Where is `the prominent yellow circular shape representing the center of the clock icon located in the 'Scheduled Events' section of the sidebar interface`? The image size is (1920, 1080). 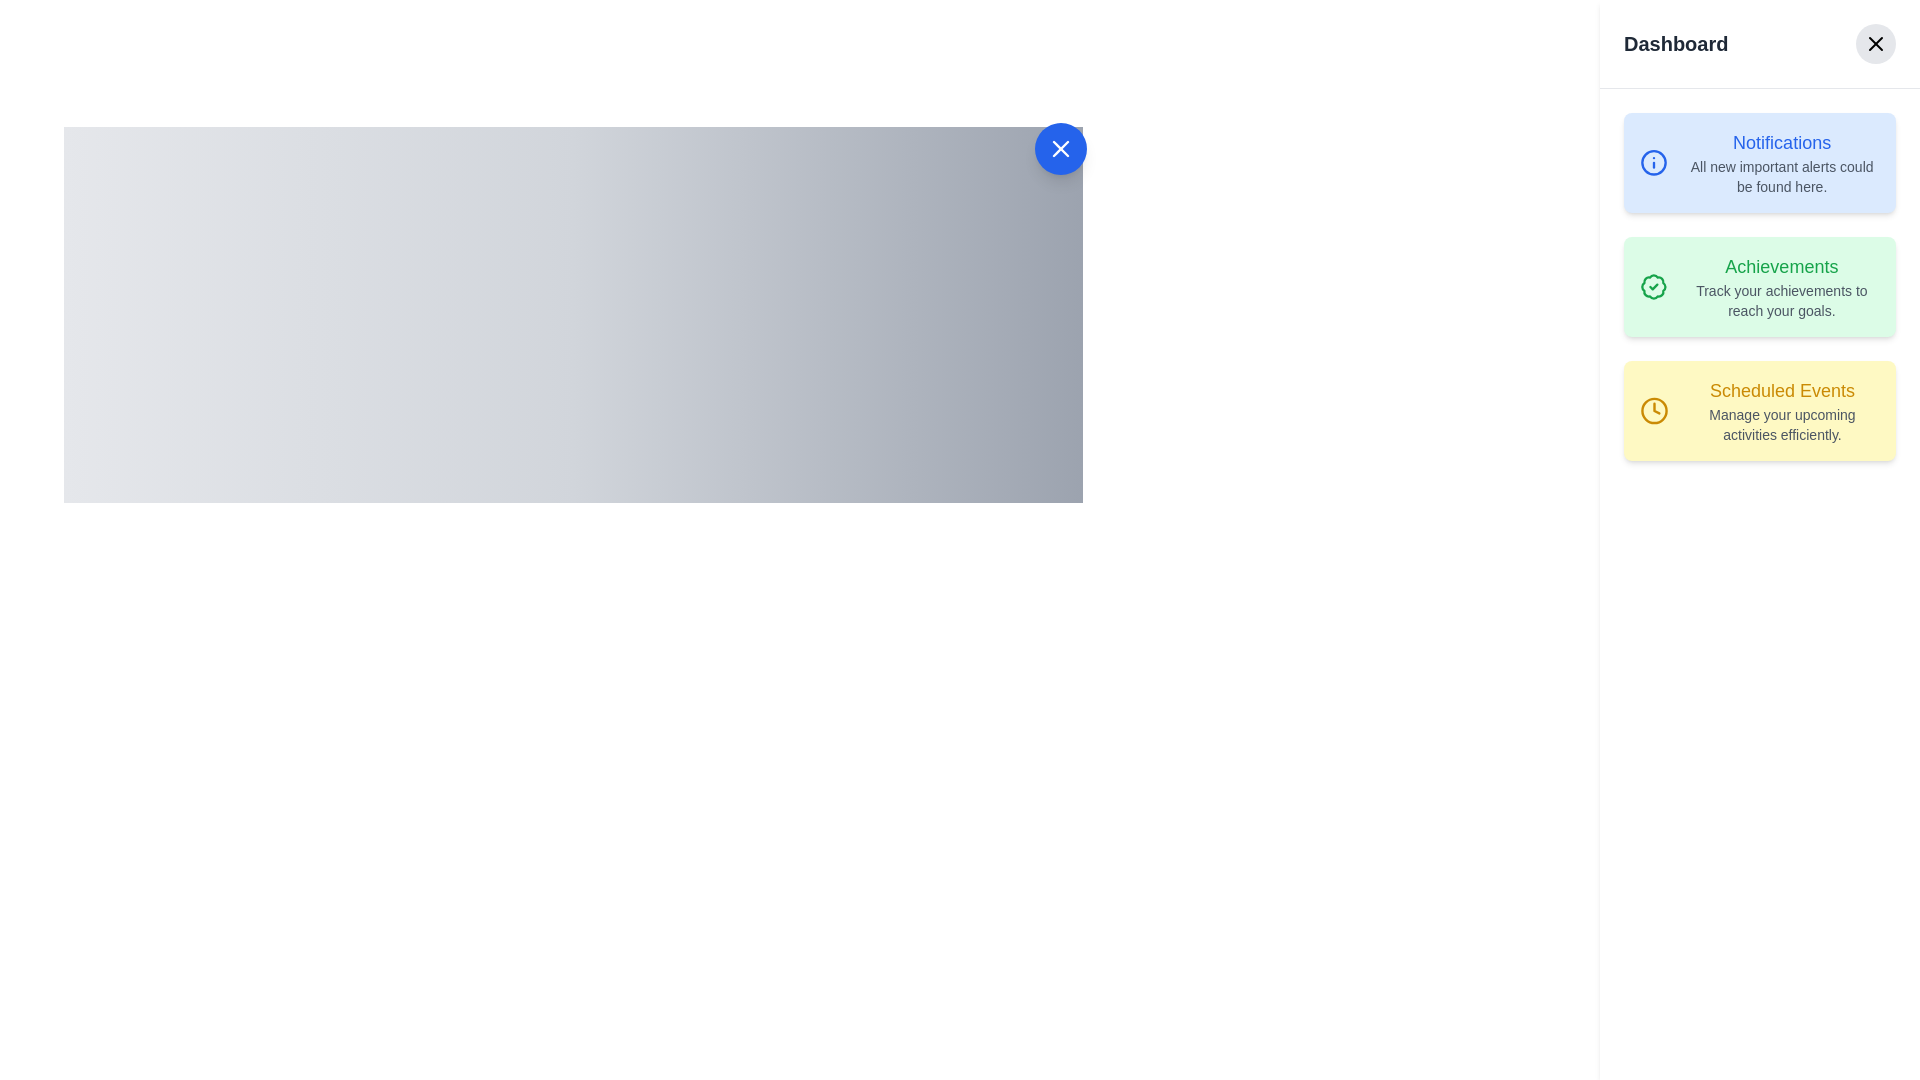 the prominent yellow circular shape representing the center of the clock icon located in the 'Scheduled Events' section of the sidebar interface is located at coordinates (1654, 410).